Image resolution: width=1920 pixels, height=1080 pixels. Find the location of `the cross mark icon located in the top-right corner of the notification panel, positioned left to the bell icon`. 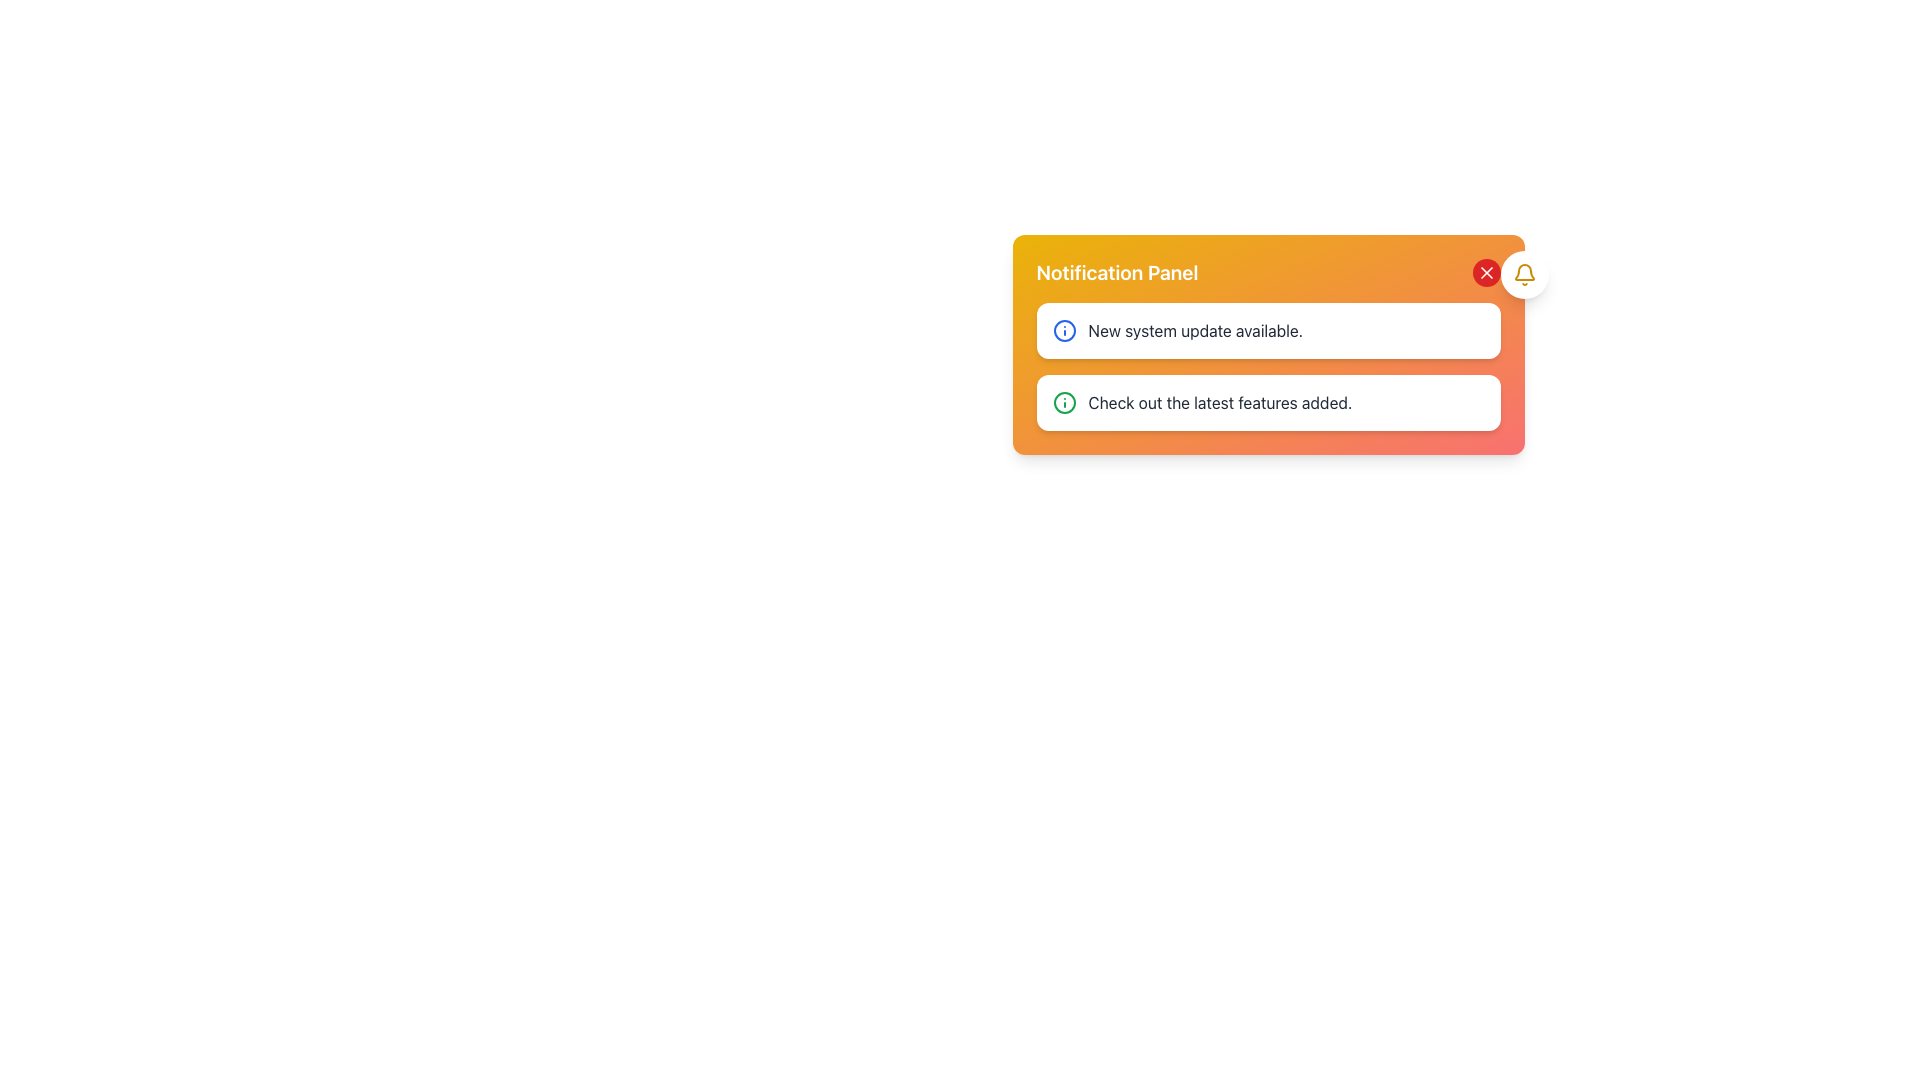

the cross mark icon located in the top-right corner of the notification panel, positioned left to the bell icon is located at coordinates (1486, 273).